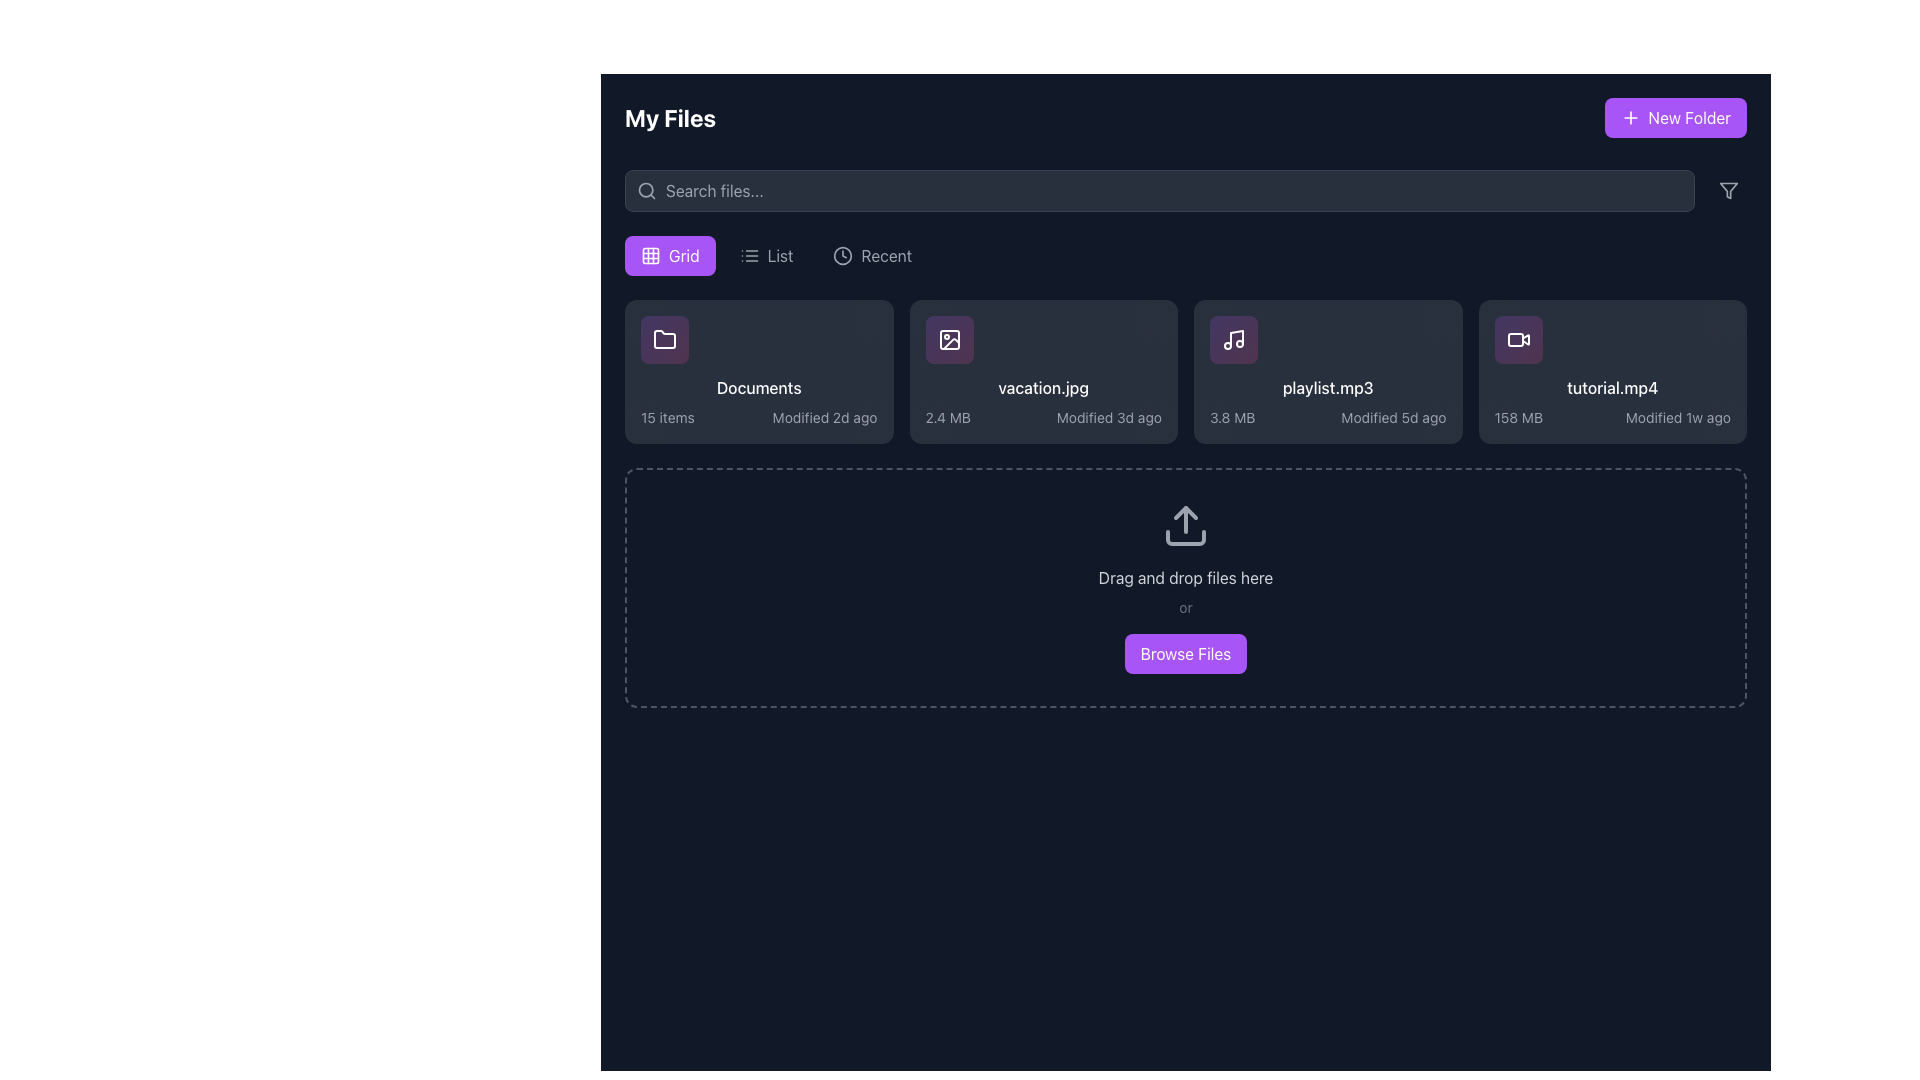  What do you see at coordinates (665, 338) in the screenshot?
I see `the folder icon with rounded edges and a tab-like projection located in the top-left corner of the 'Documents' tile in the 'My Files' interface` at bounding box center [665, 338].